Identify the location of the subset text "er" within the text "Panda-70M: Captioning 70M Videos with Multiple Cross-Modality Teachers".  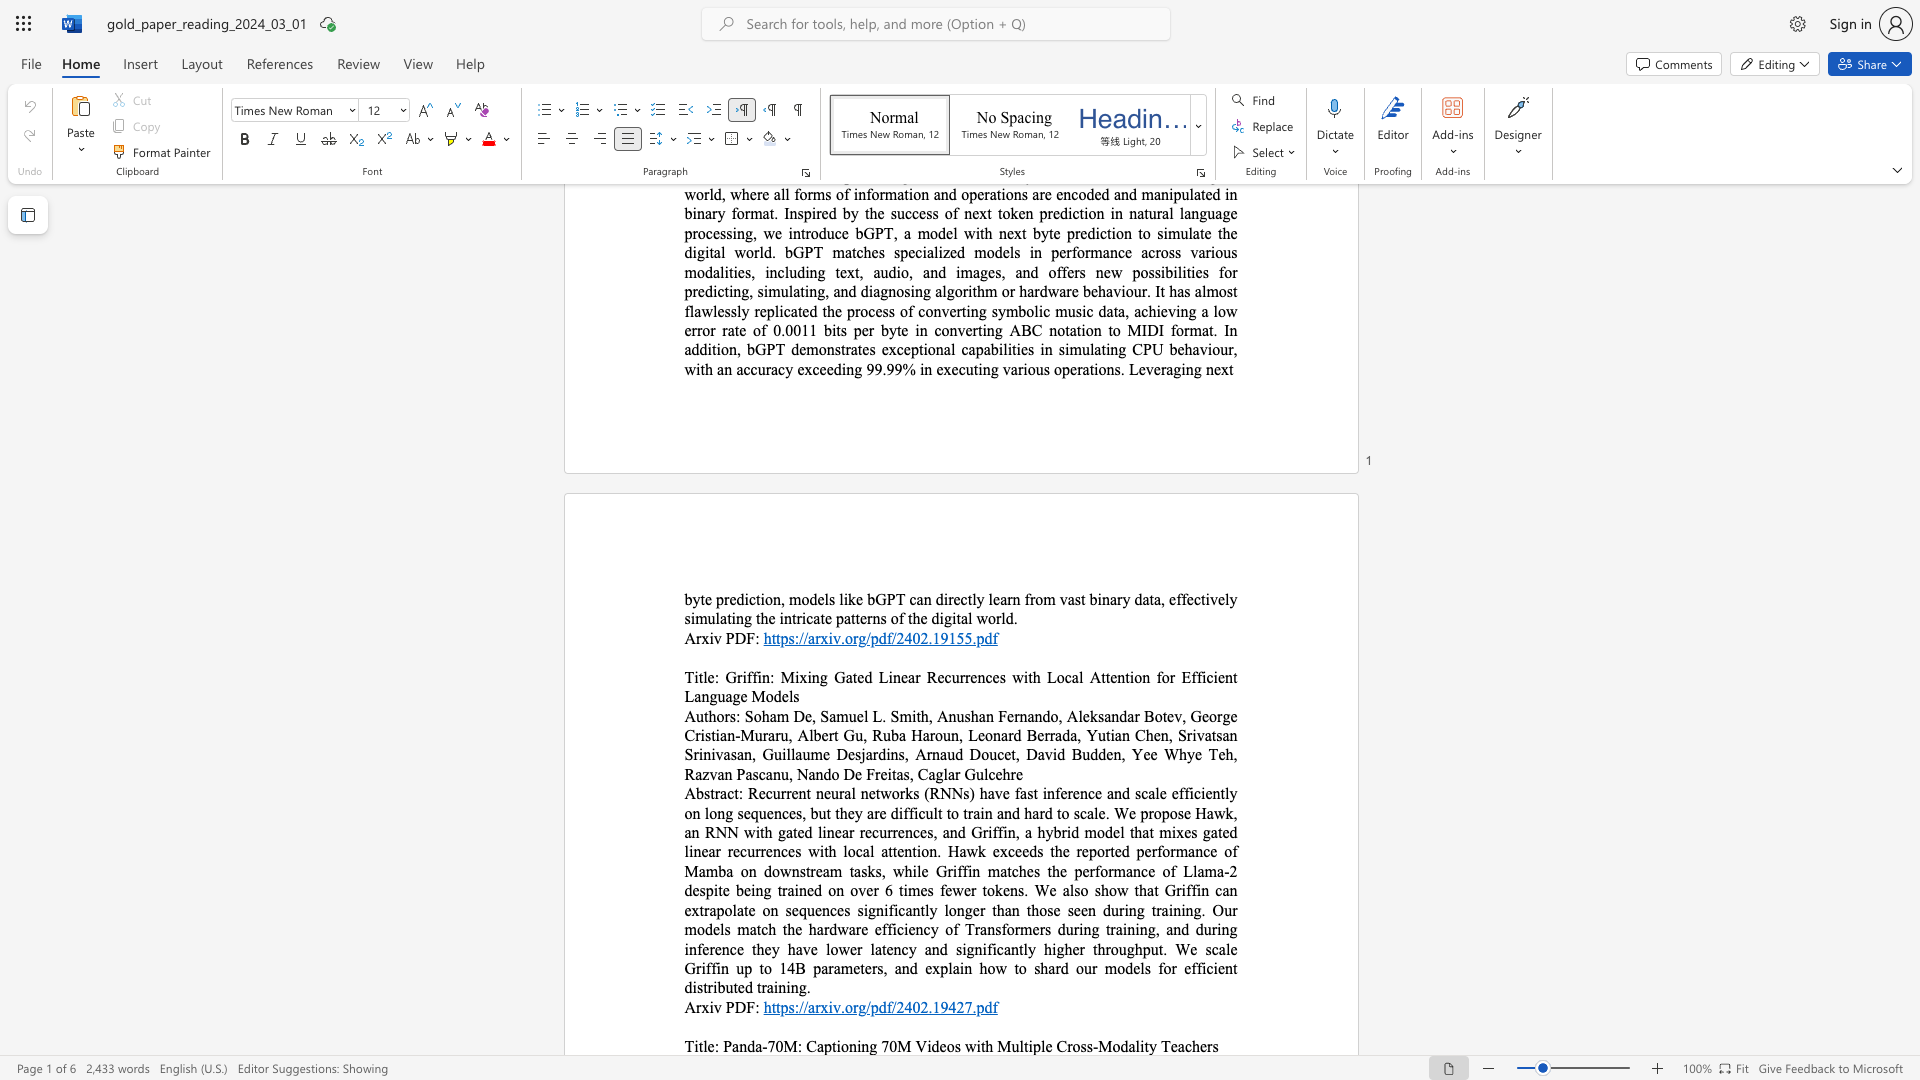
(1200, 1045).